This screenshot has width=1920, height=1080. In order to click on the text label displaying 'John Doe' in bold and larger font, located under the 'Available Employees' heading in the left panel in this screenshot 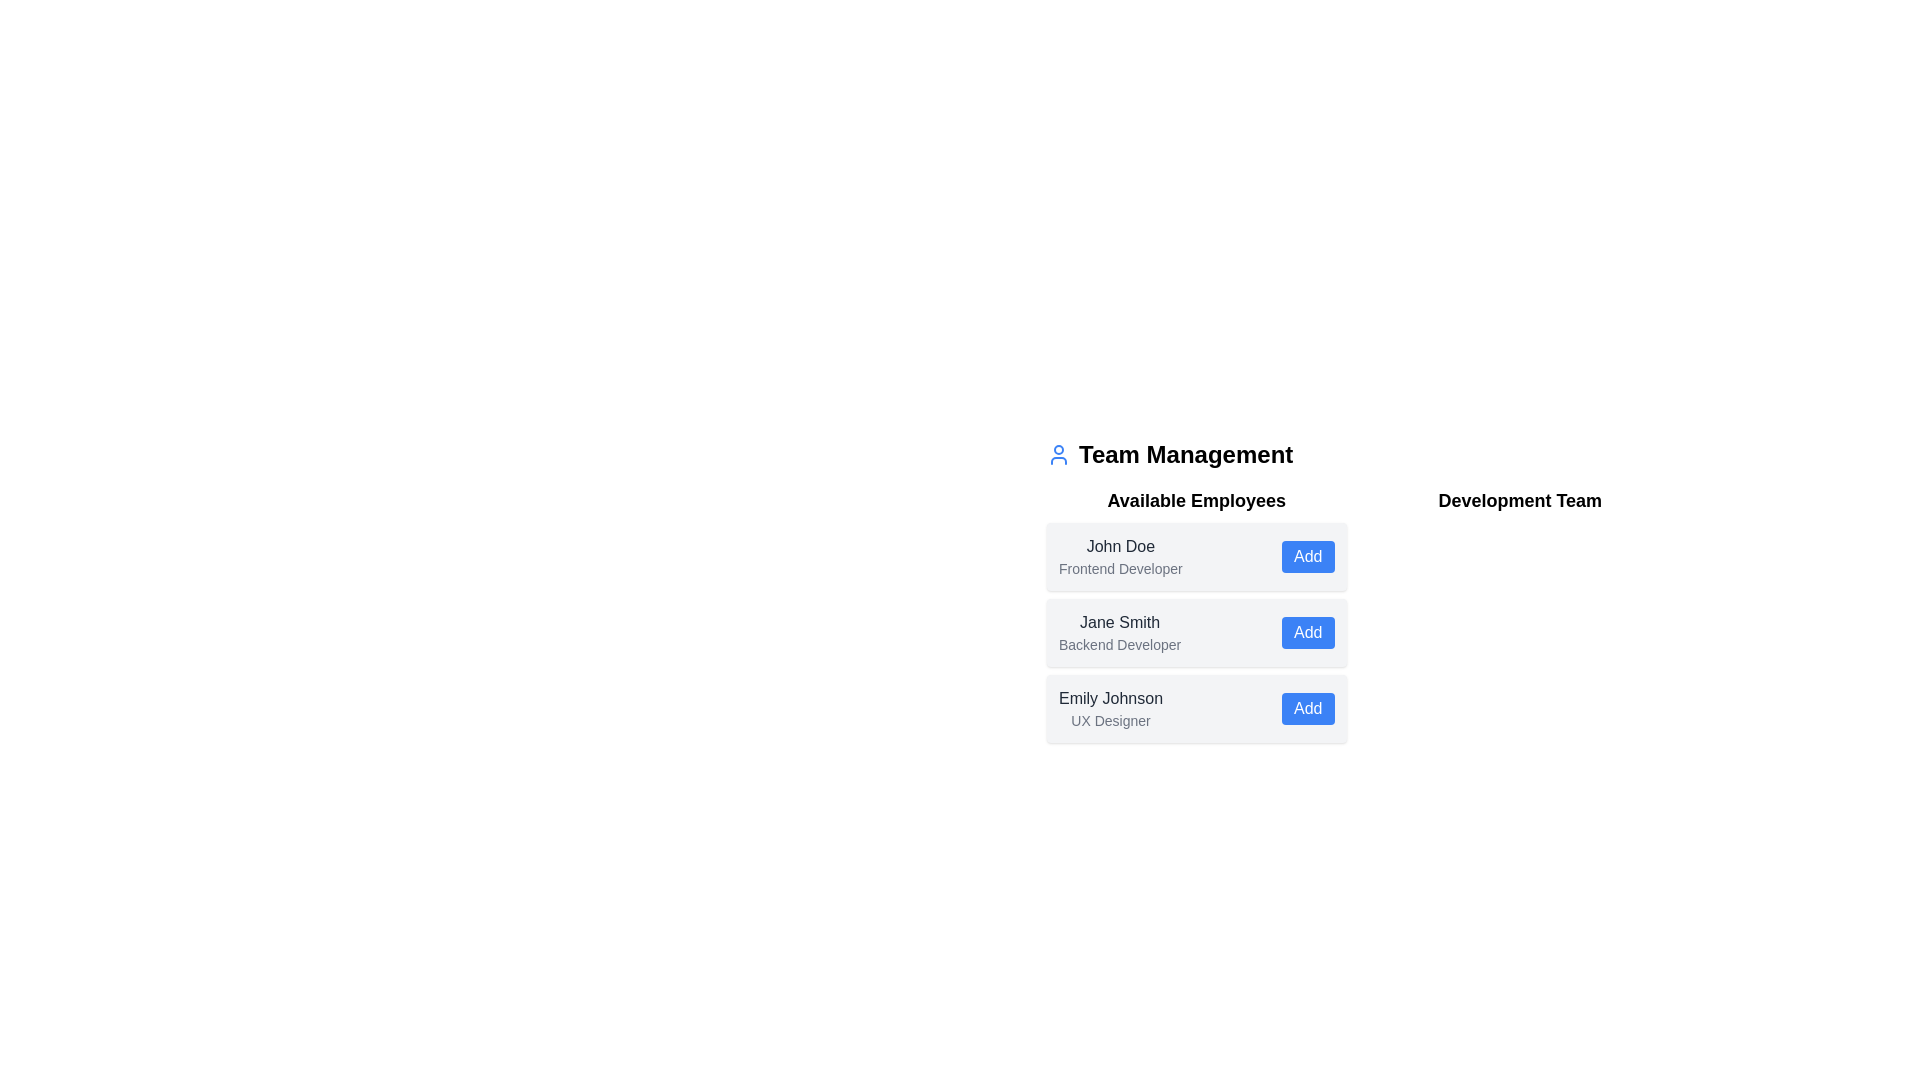, I will do `click(1120, 547)`.